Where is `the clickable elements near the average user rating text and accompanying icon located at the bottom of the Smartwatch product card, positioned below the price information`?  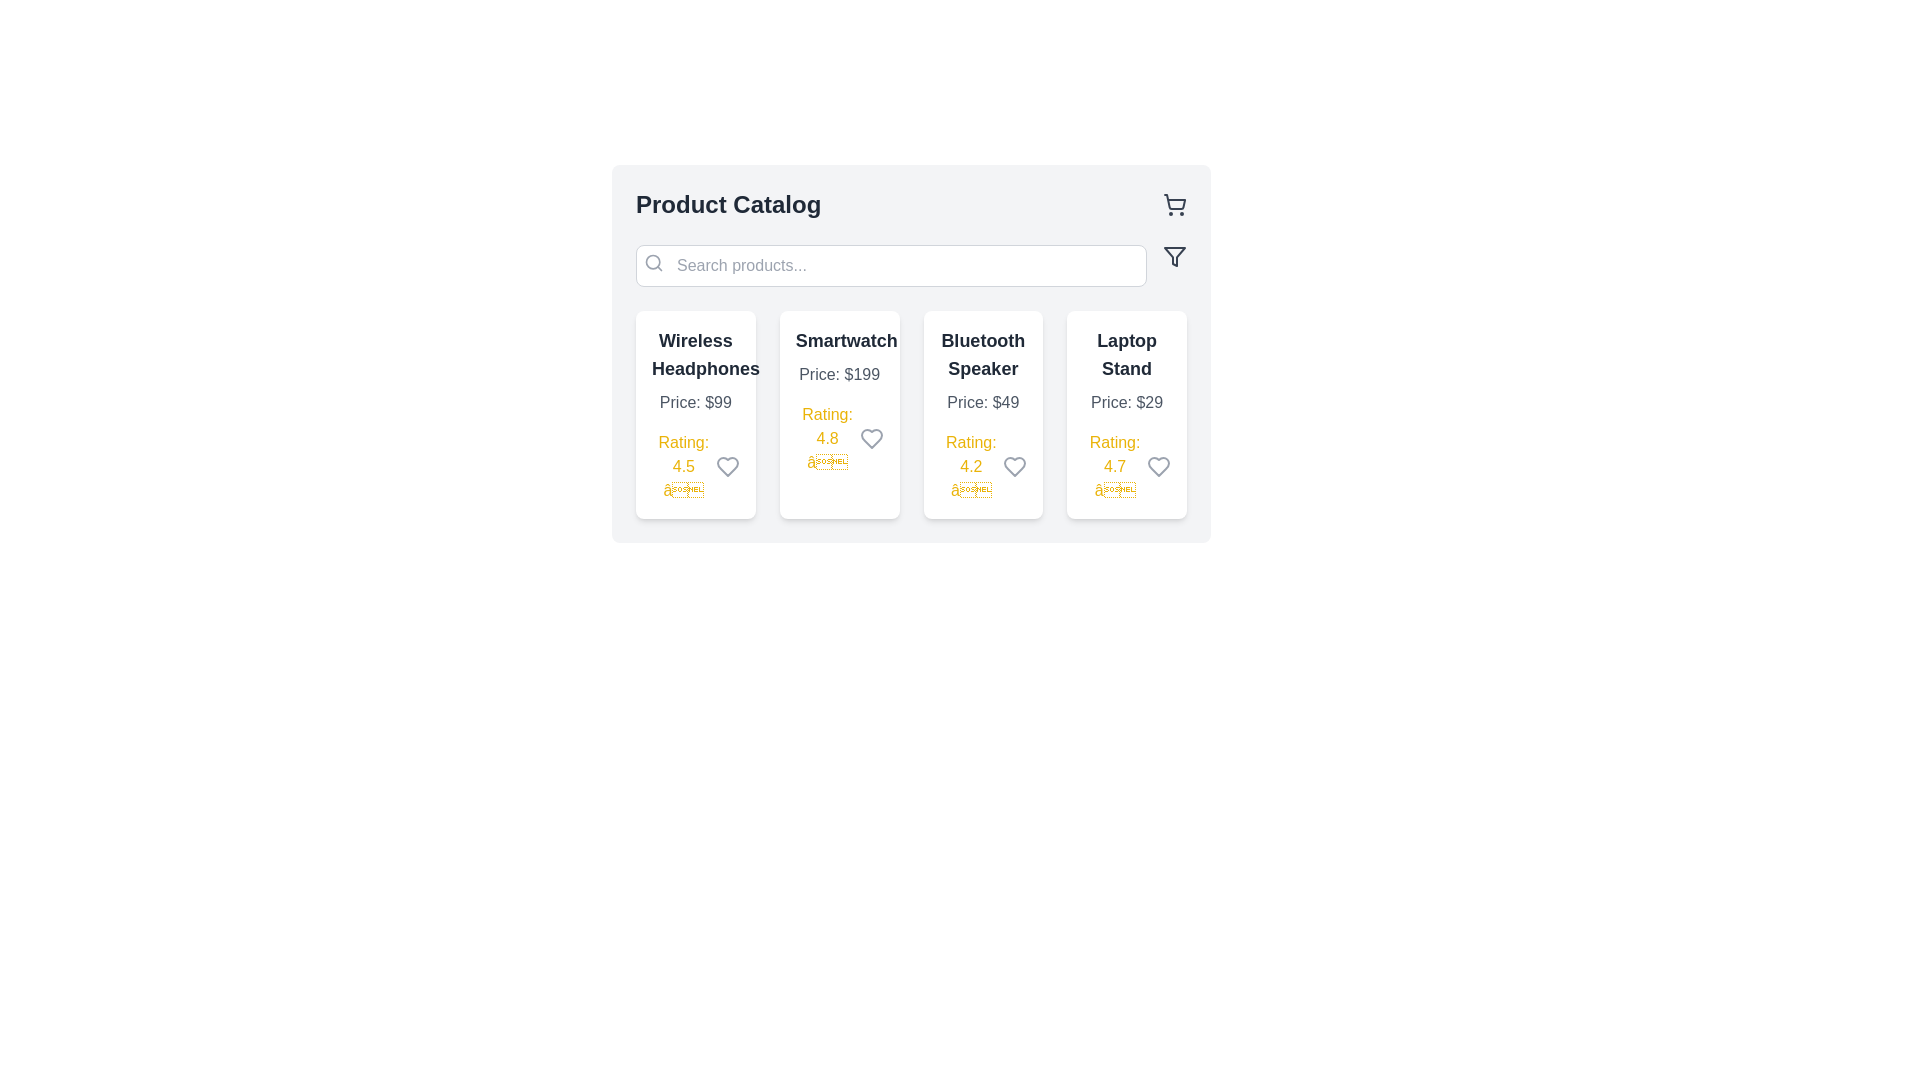
the clickable elements near the average user rating text and accompanying icon located at the bottom of the Smartwatch product card, positioned below the price information is located at coordinates (839, 438).